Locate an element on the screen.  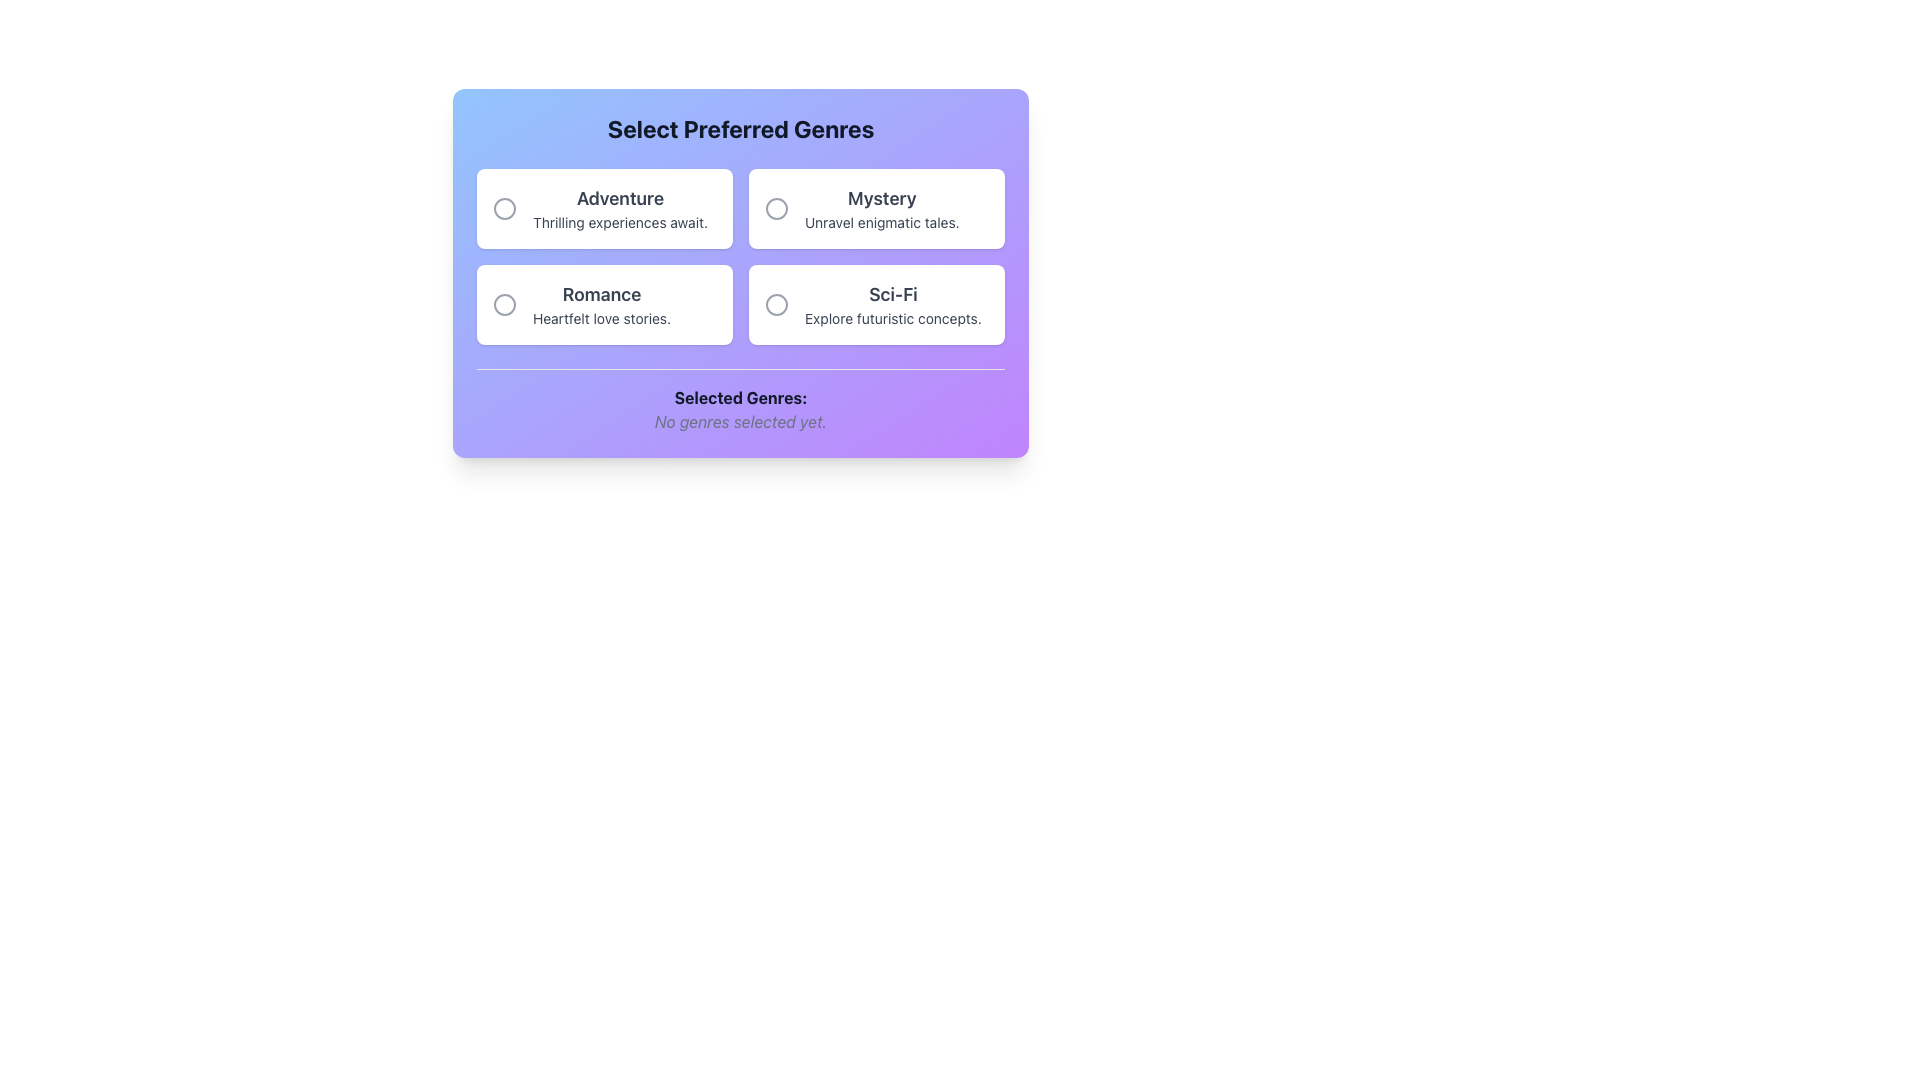
the circular gray radio button indicator for the 'Mystery' option in the genre selection grid is located at coordinates (776, 208).